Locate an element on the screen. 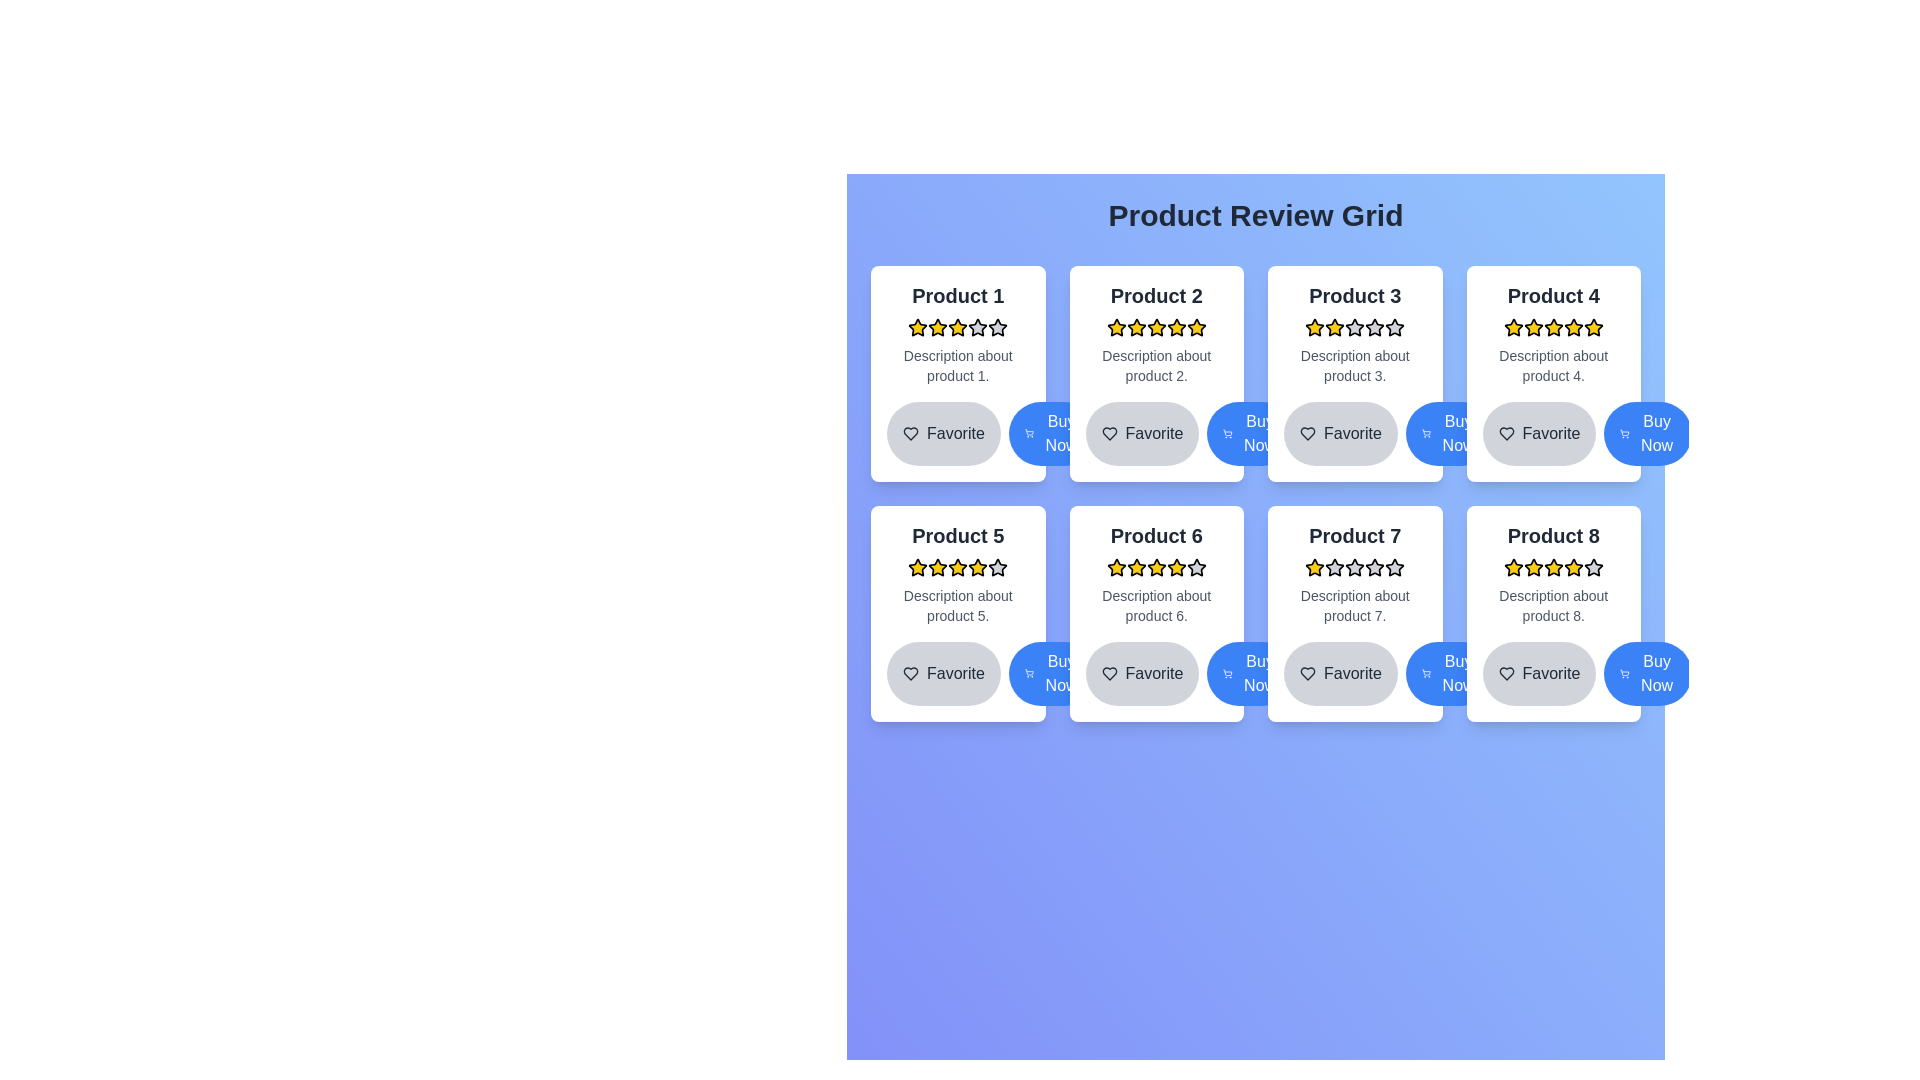 This screenshot has width=1920, height=1080. the third star-shaped rating icon, which is partially filled and located within the 'Product 5' card in the lower left part of the product grid layout is located at coordinates (998, 567).